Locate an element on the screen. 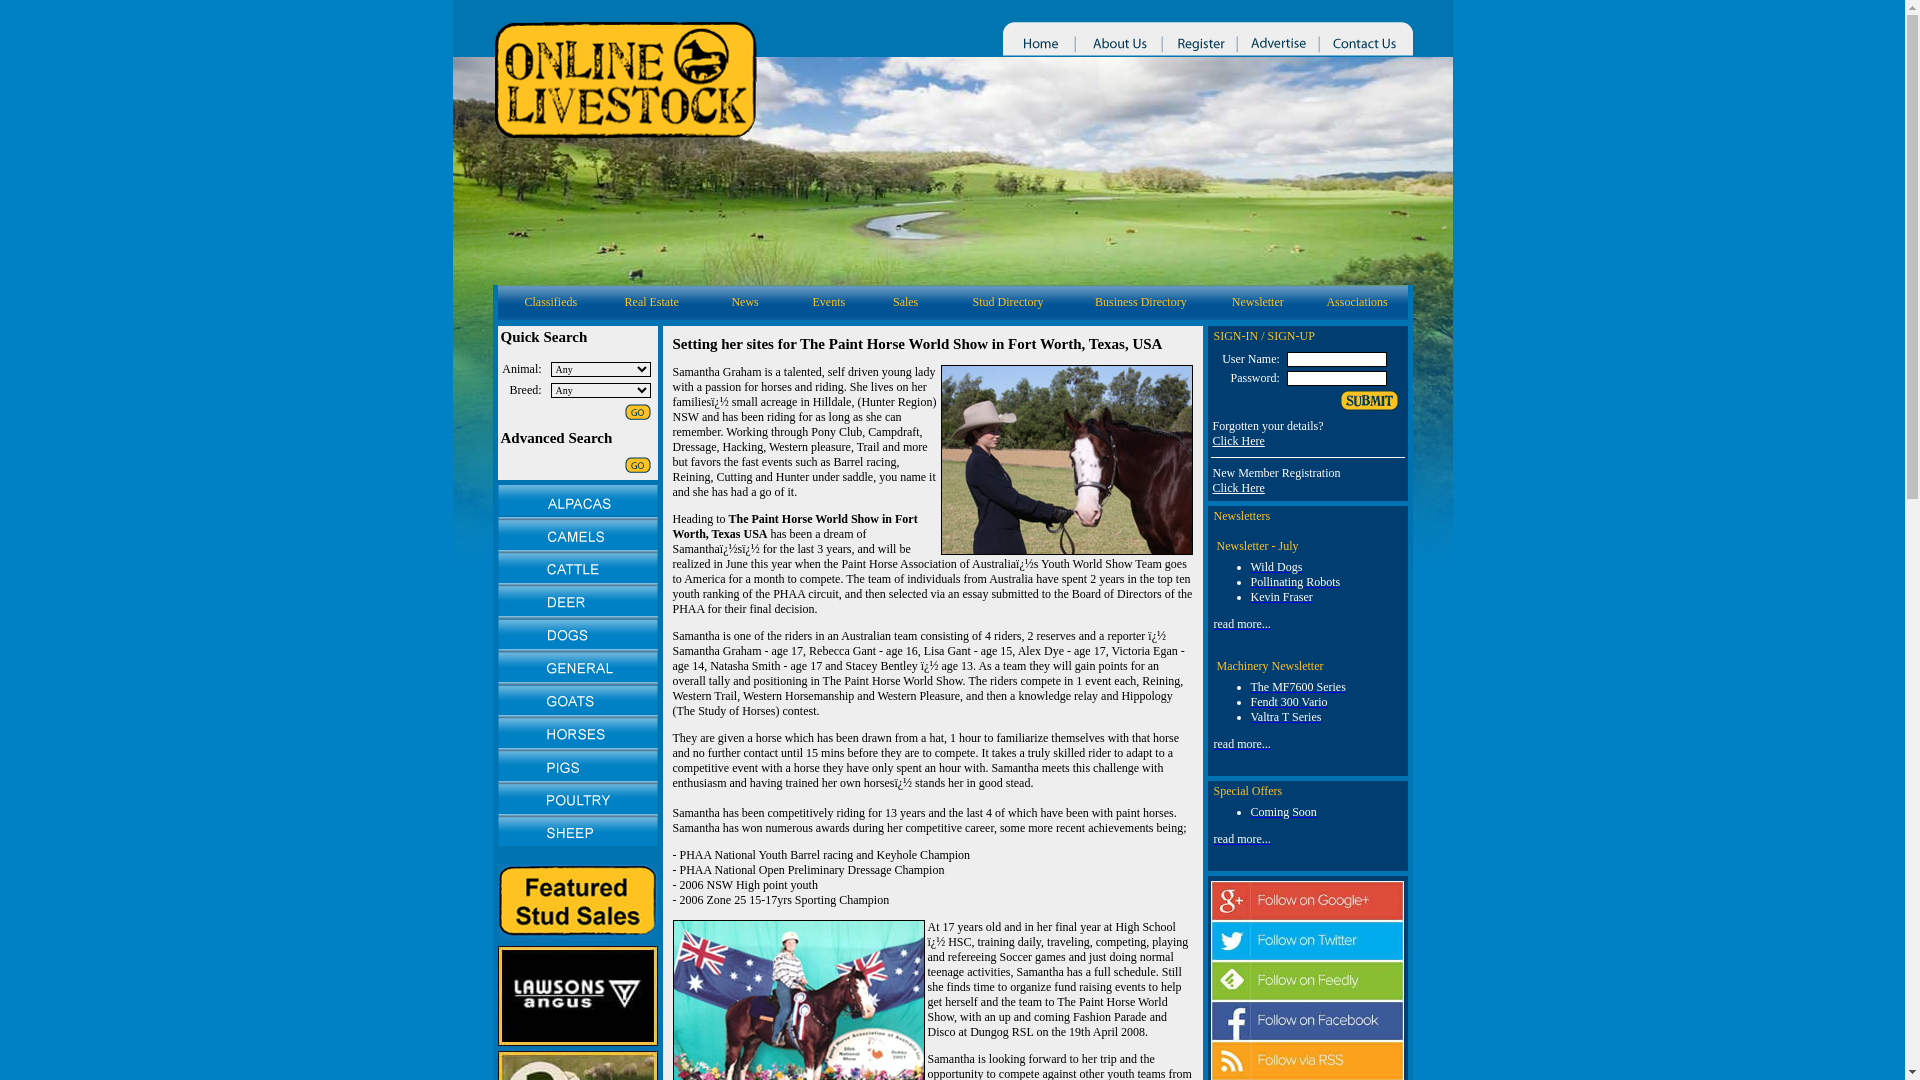 The width and height of the screenshot is (1920, 1080). 'Pollinating Robots' is located at coordinates (1295, 582).